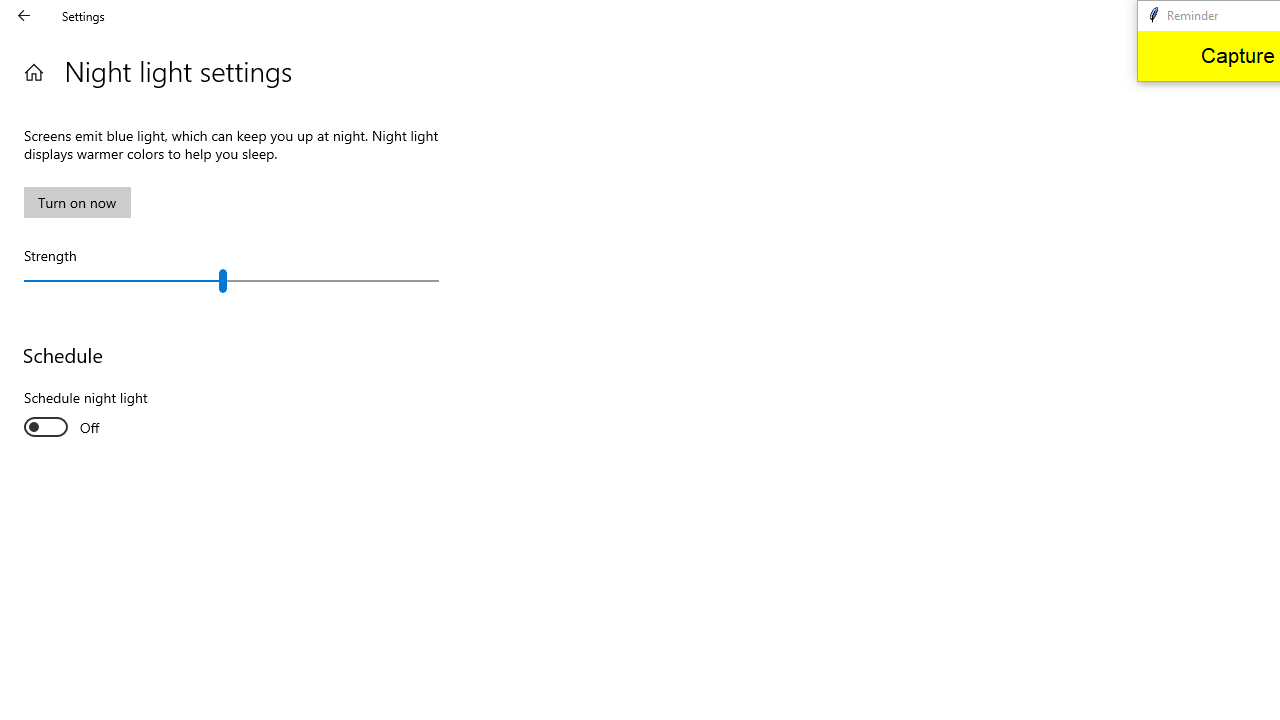  What do you see at coordinates (33, 71) in the screenshot?
I see `'Home'` at bounding box center [33, 71].